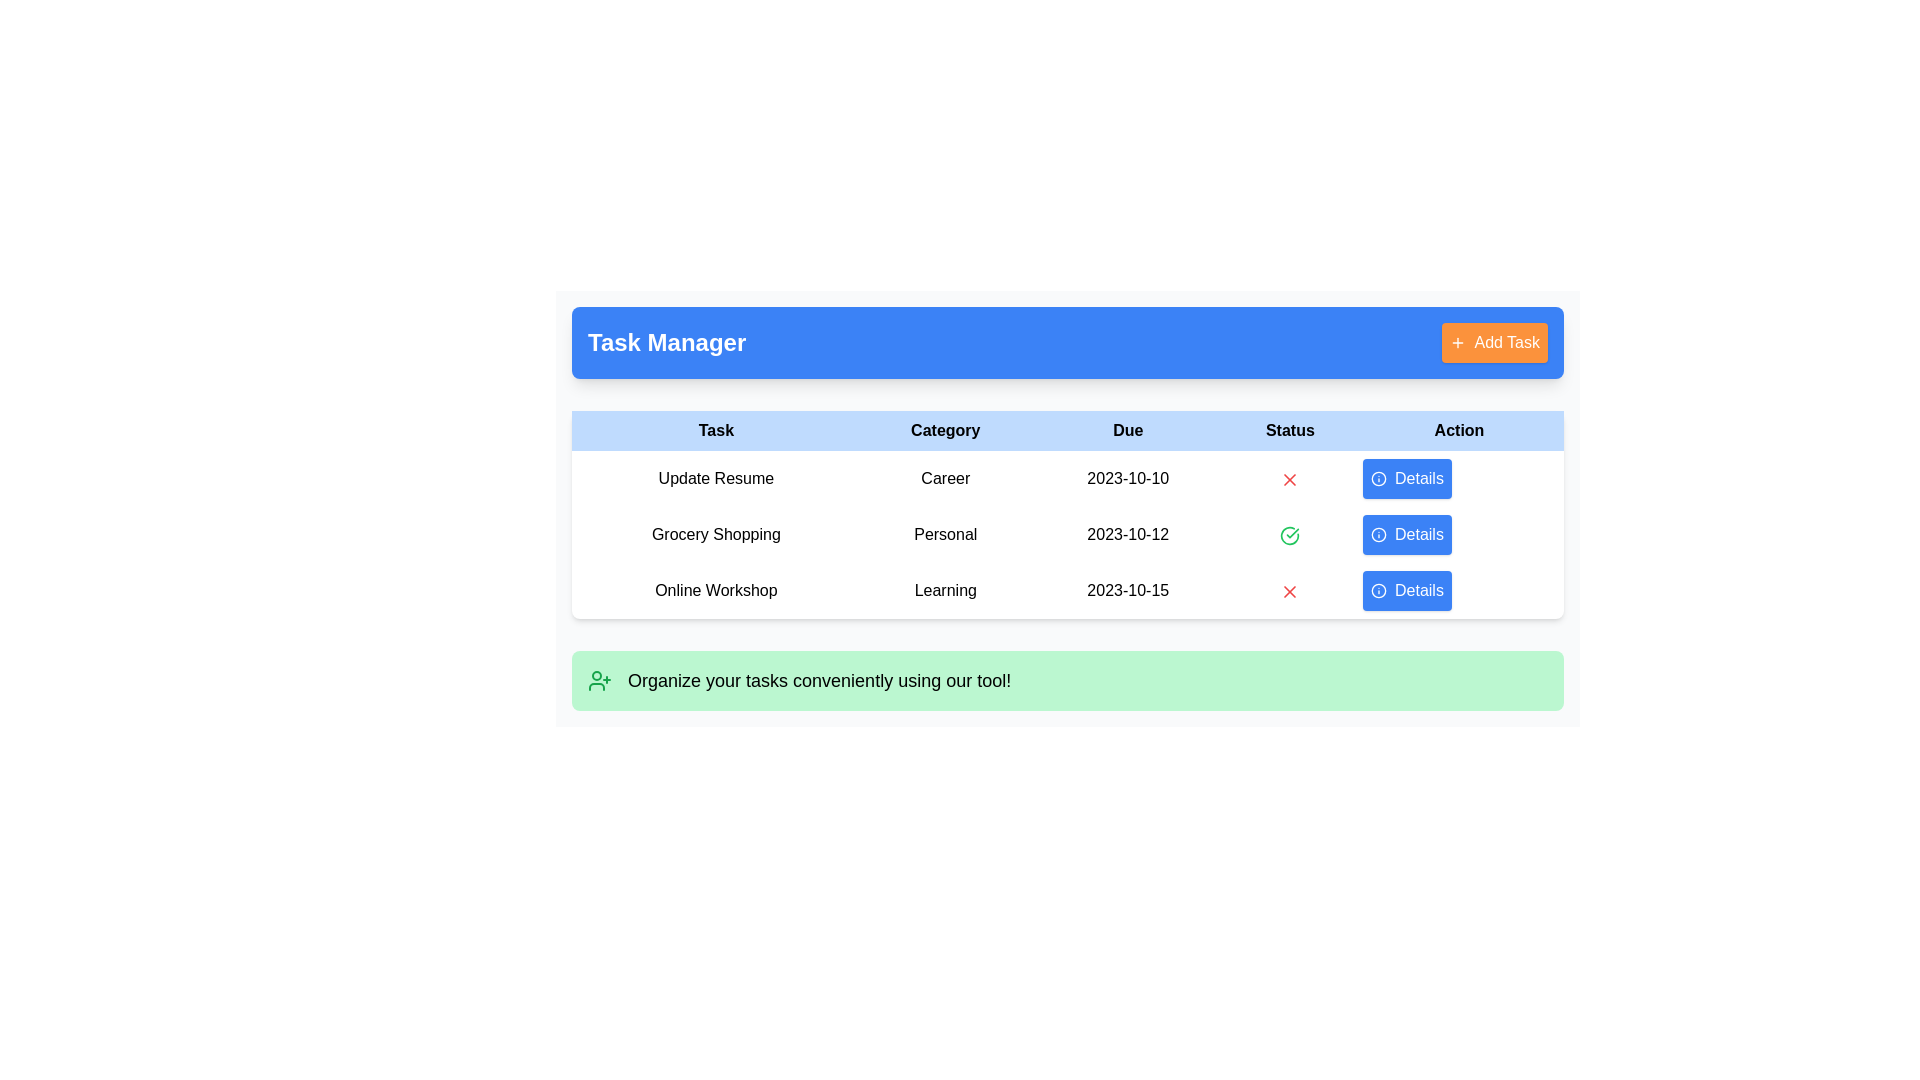 Image resolution: width=1920 pixels, height=1080 pixels. Describe the element at coordinates (1128, 430) in the screenshot. I see `the text label 'Due', which is formatted in bold black text on a light blue background and is the third cell in the header row of a table` at that location.